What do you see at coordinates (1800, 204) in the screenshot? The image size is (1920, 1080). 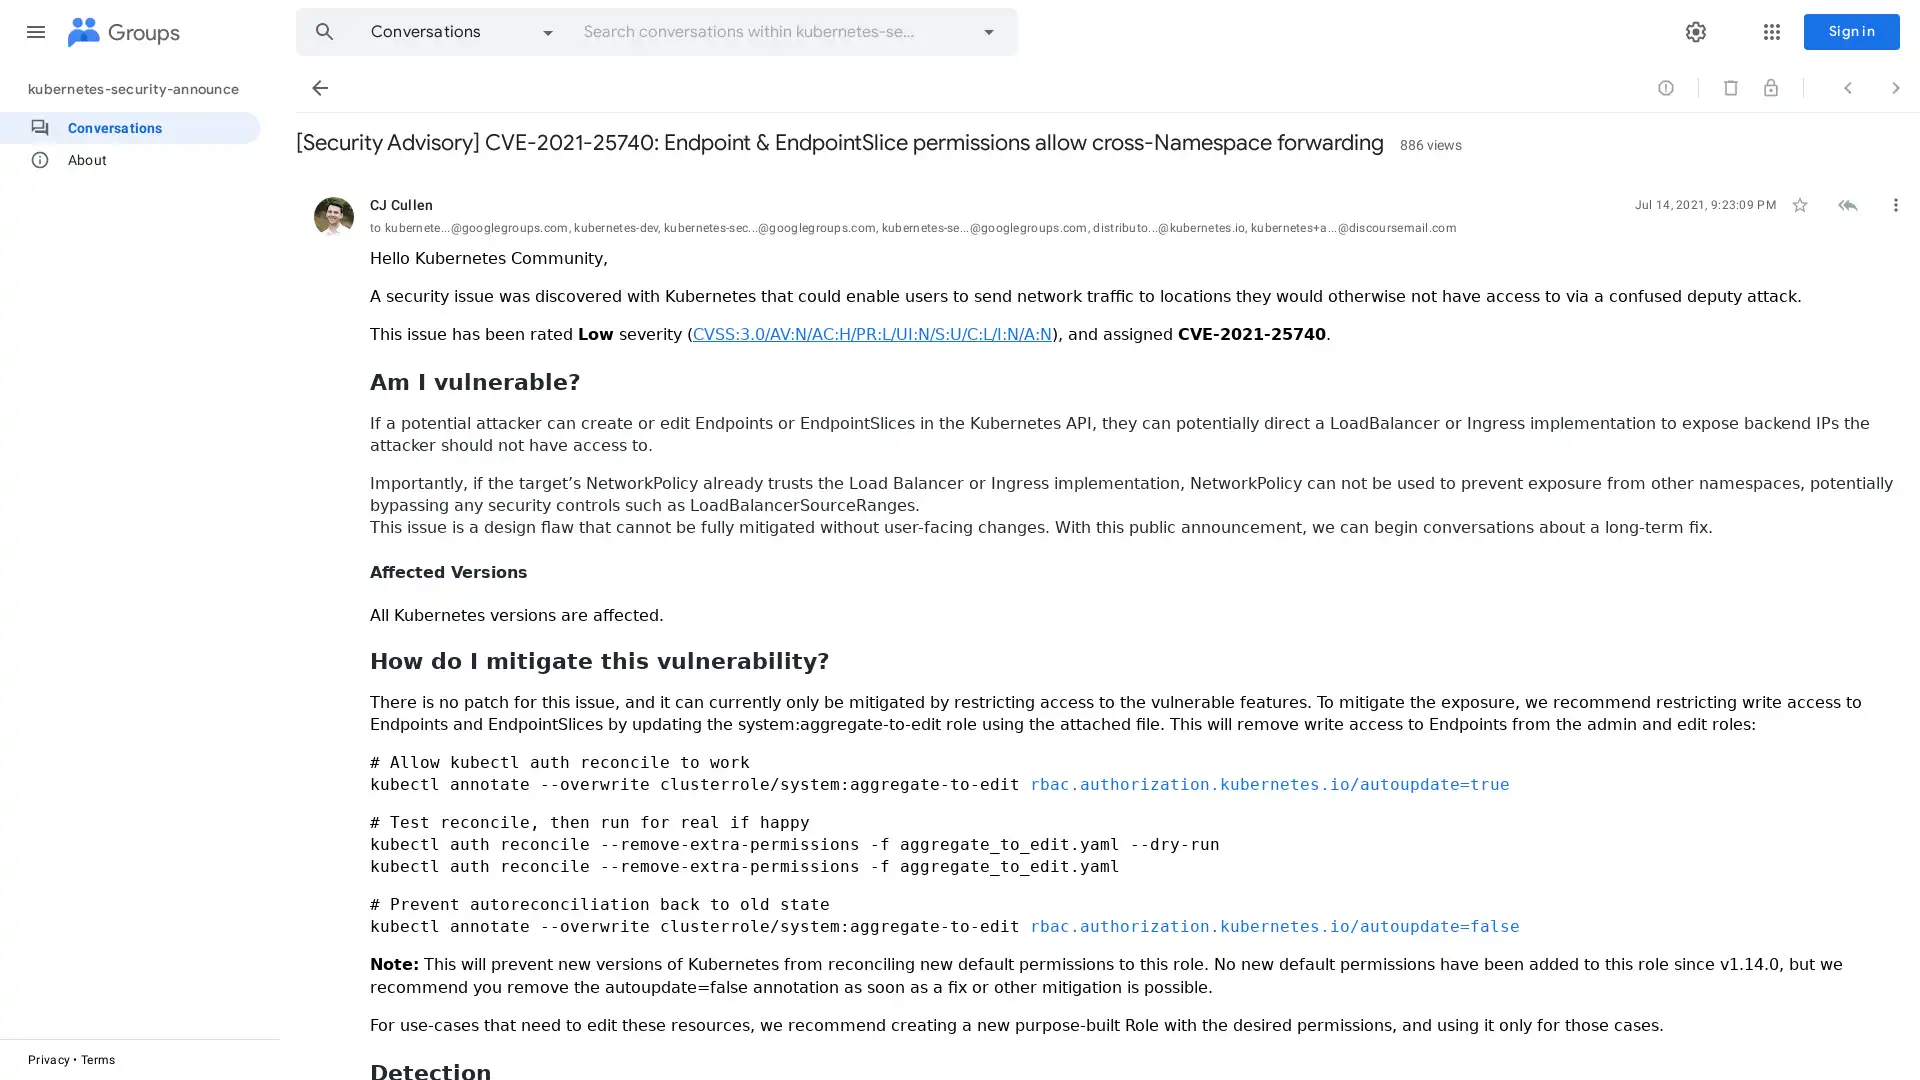 I see `Not starred` at bounding box center [1800, 204].